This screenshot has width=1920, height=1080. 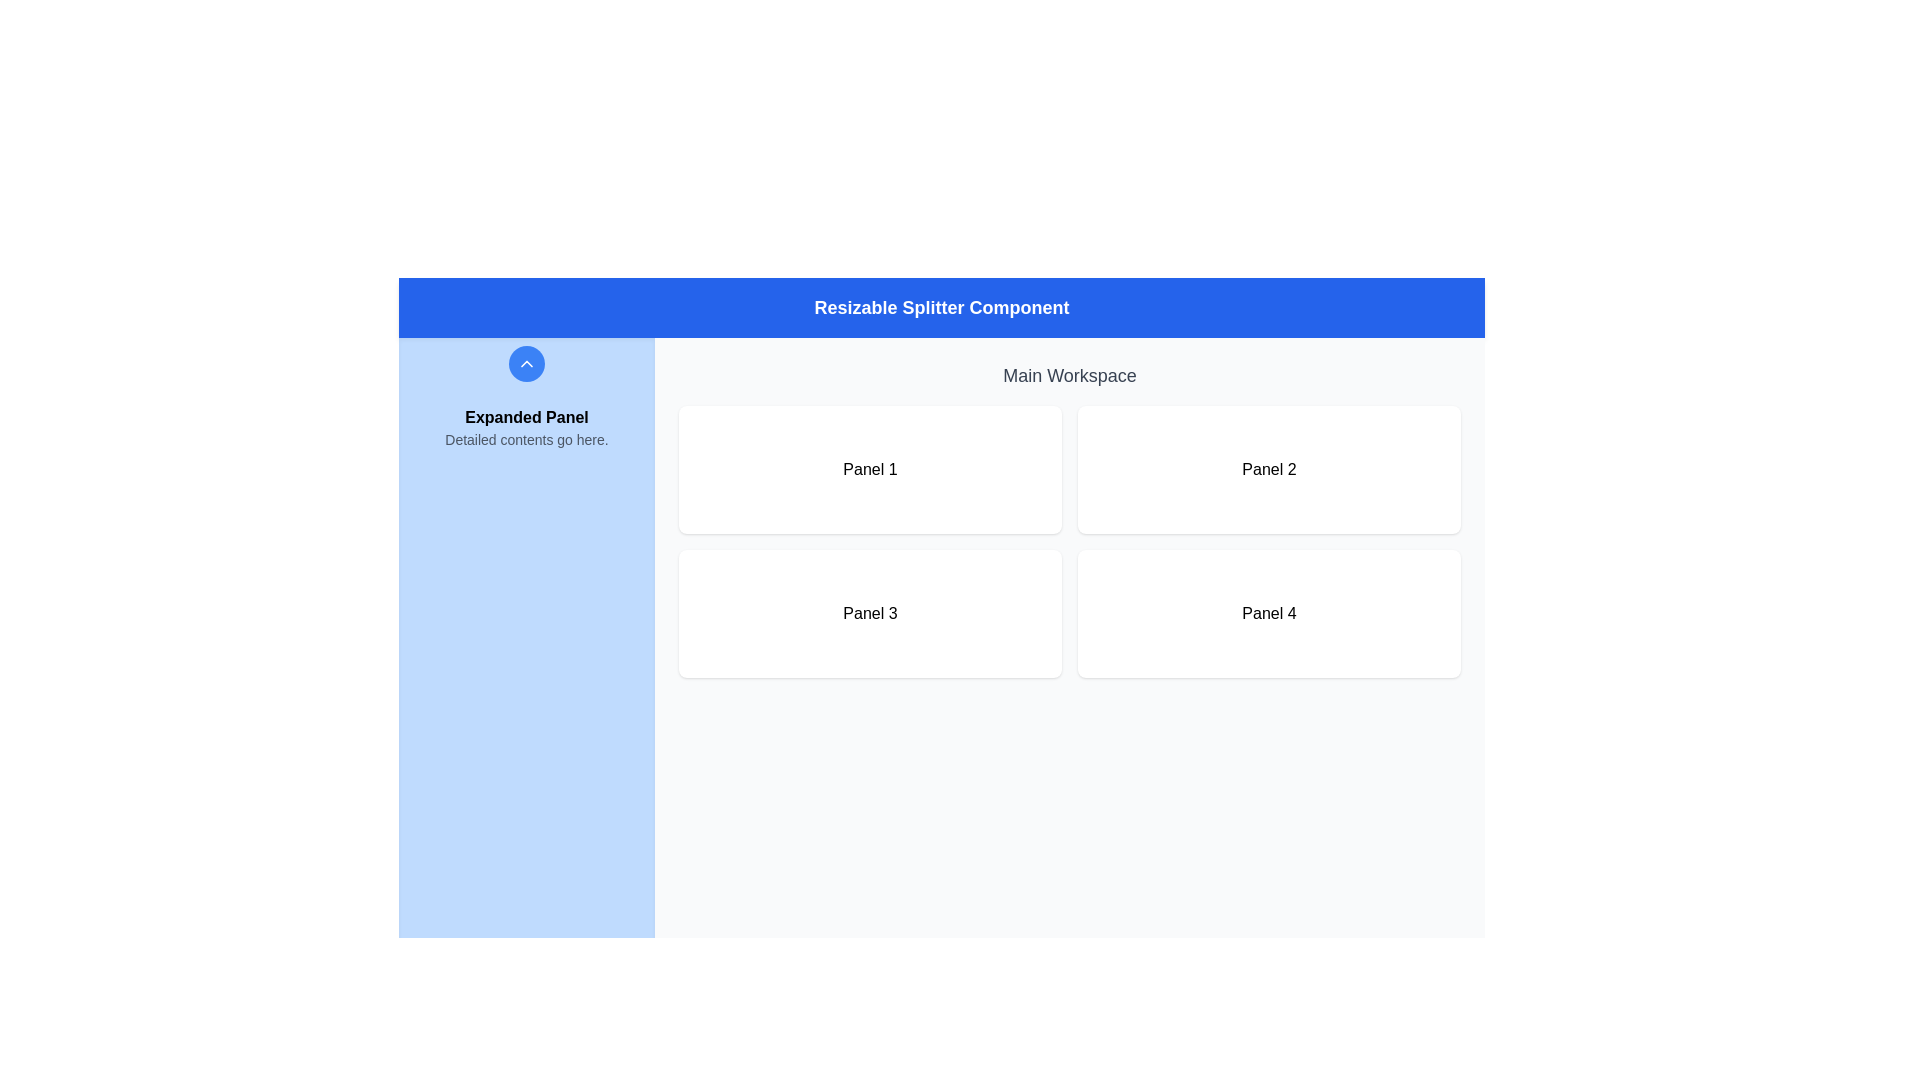 I want to click on rectangular panel with a white background and rounded corners that contains the text 'Panel 4', located in the bottom-right quadrant of the grid layout, so click(x=1268, y=612).